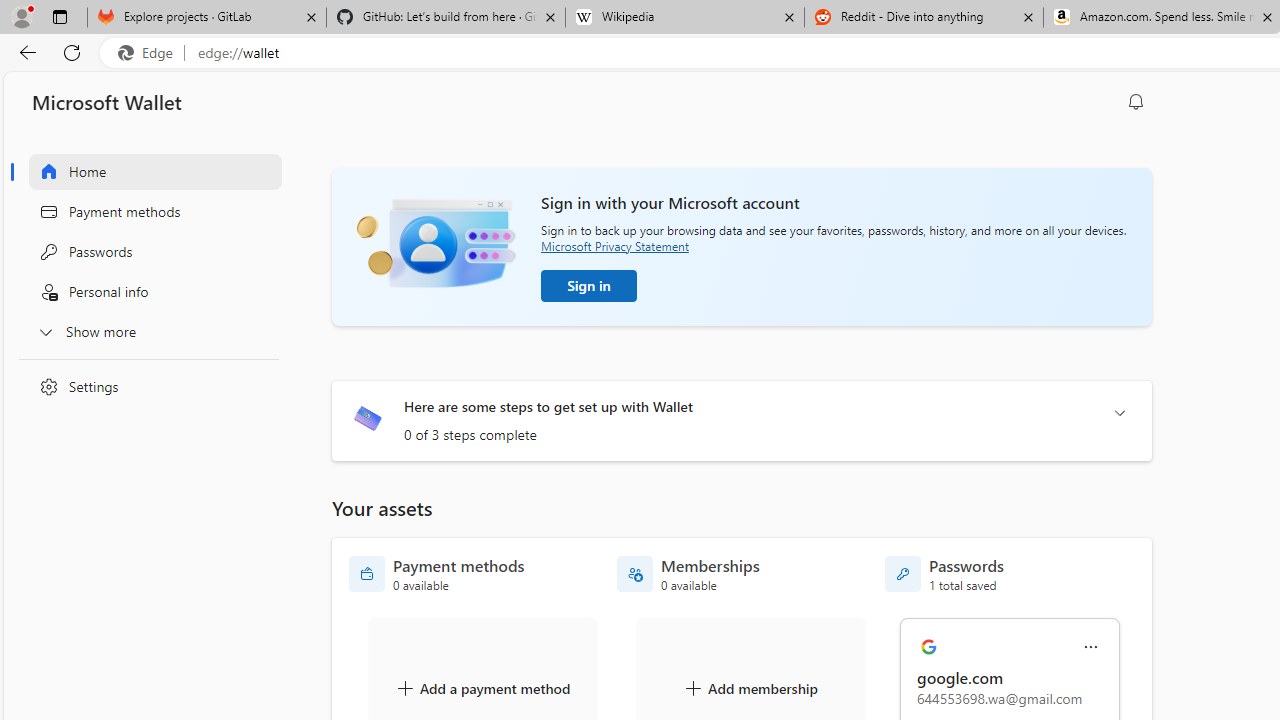 The width and height of the screenshot is (1280, 720). Describe the element at coordinates (923, 17) in the screenshot. I see `'Reddit - Dive into anything'` at that location.